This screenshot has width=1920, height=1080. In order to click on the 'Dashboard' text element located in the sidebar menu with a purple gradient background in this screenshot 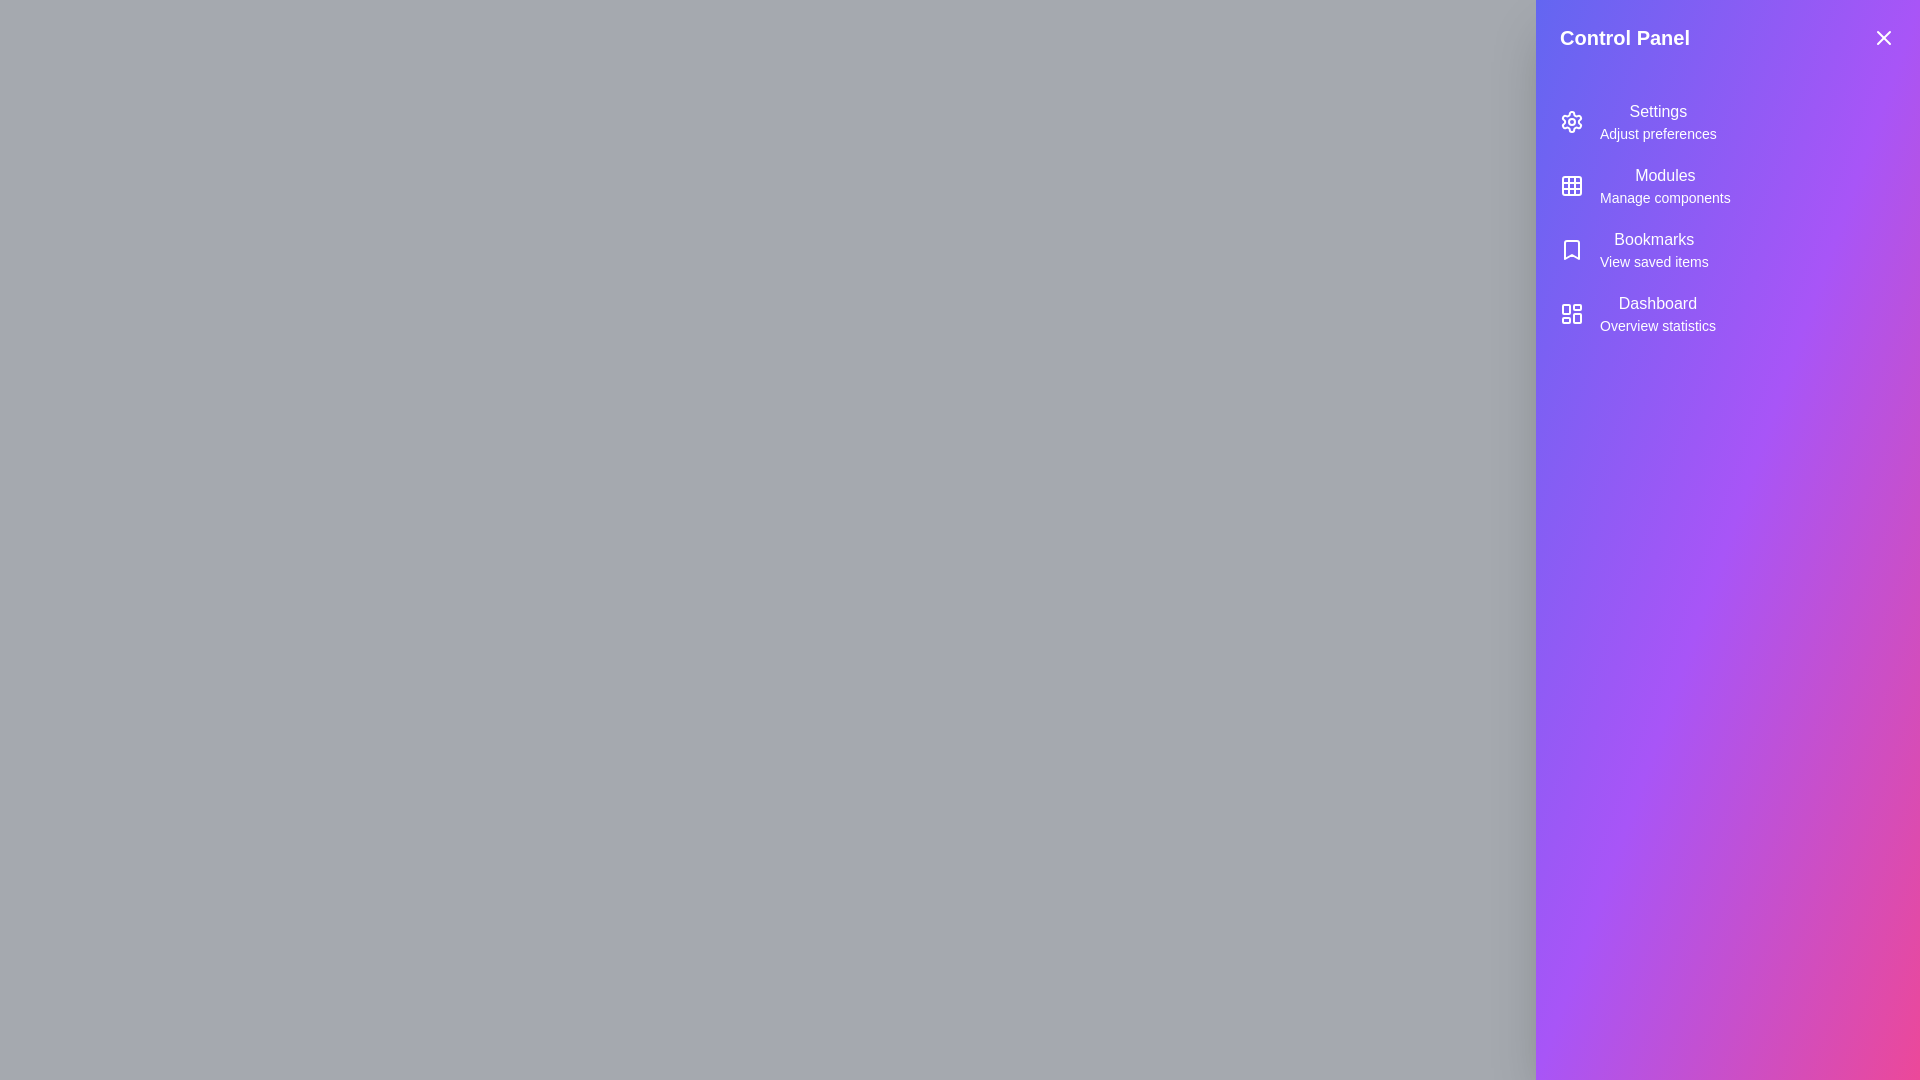, I will do `click(1657, 313)`.